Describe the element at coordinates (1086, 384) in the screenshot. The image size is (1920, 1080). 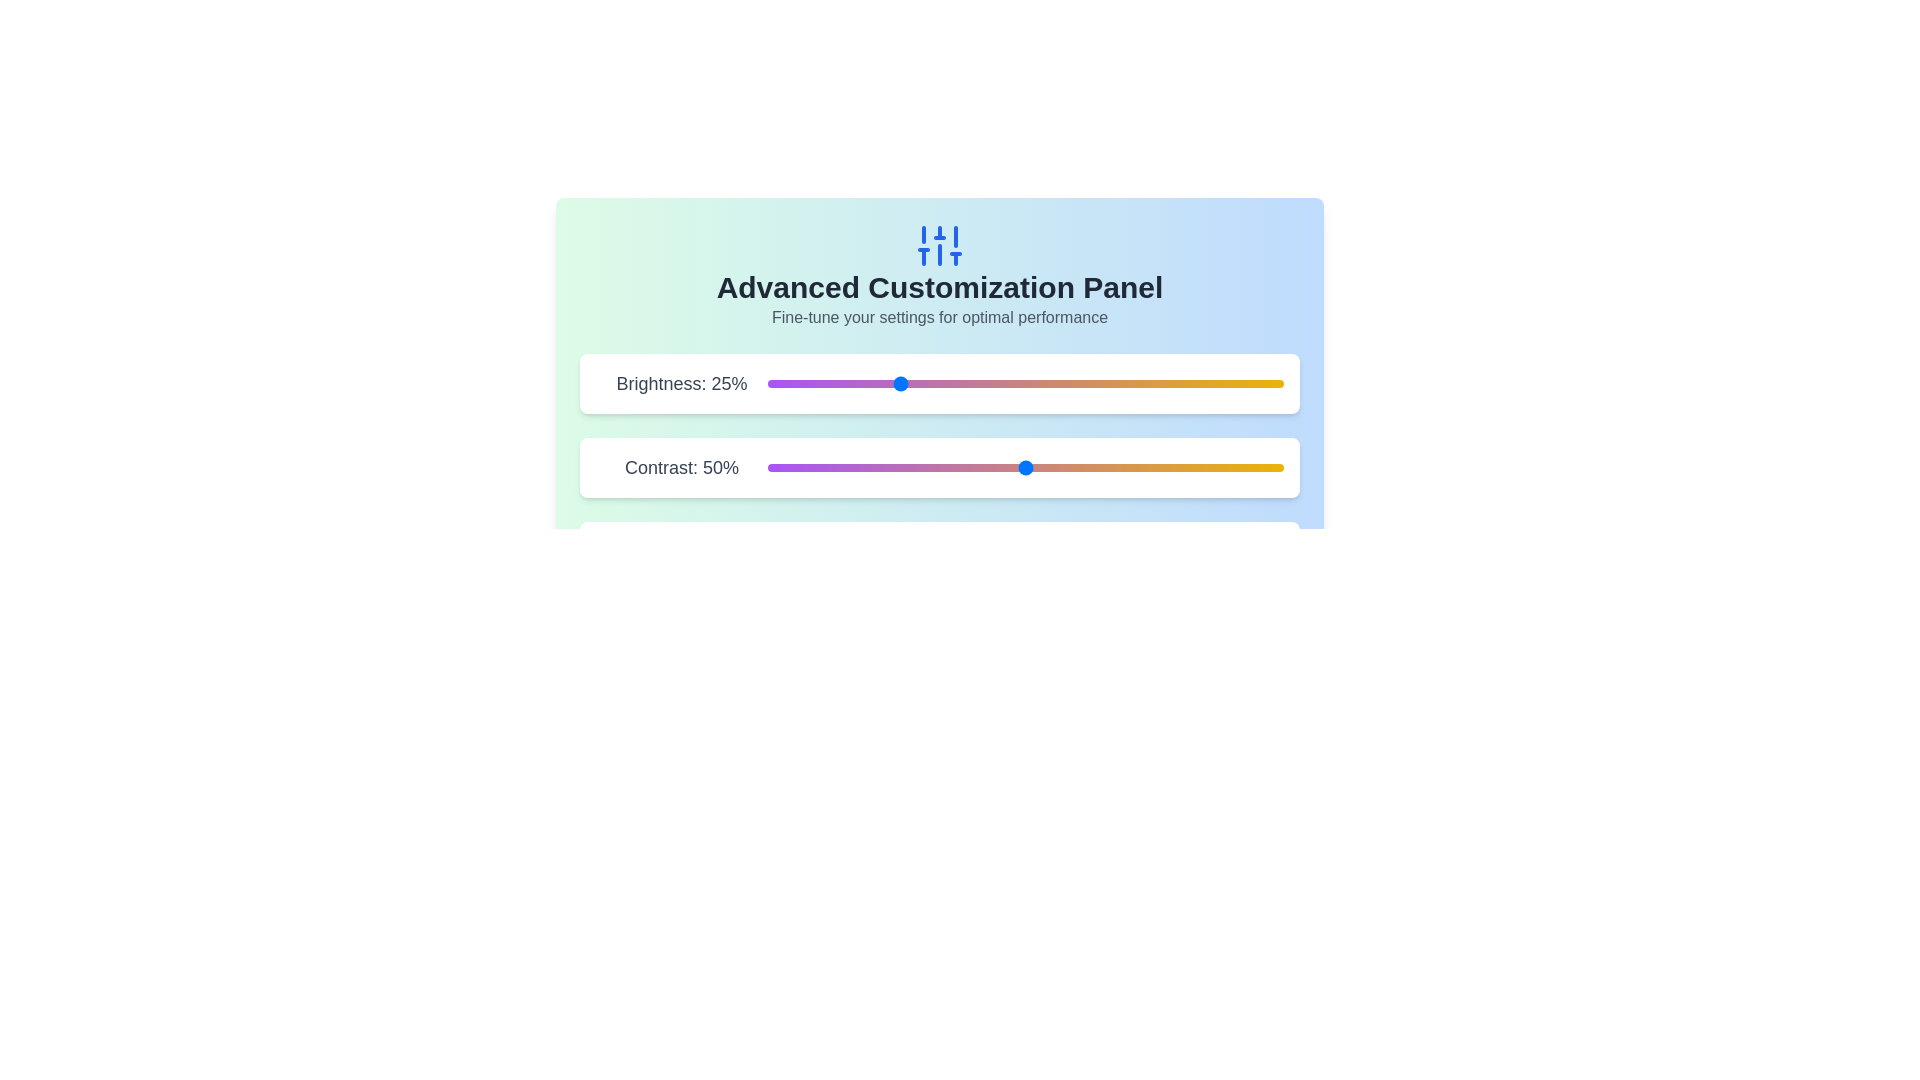
I see `the brightness slider to 62%` at that location.